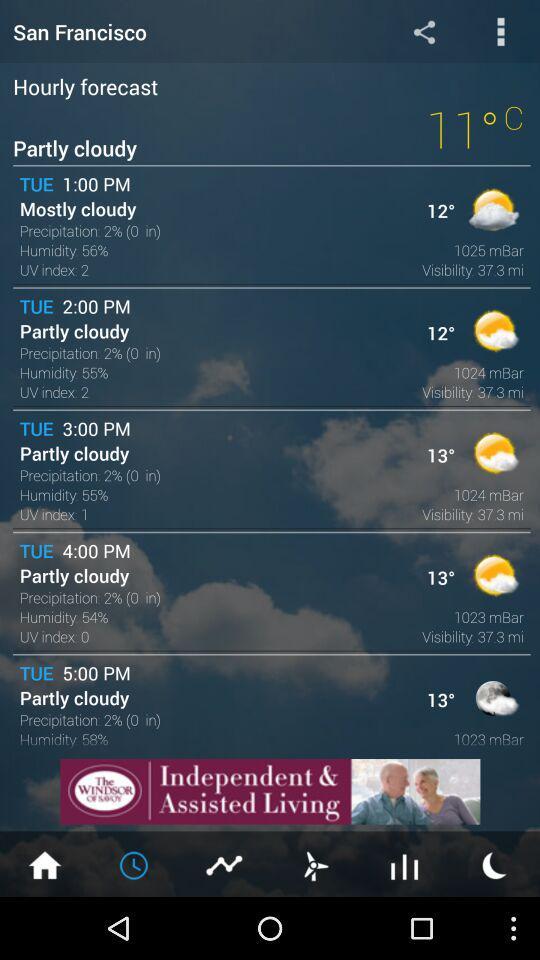  What do you see at coordinates (44, 925) in the screenshot?
I see `the home icon` at bounding box center [44, 925].